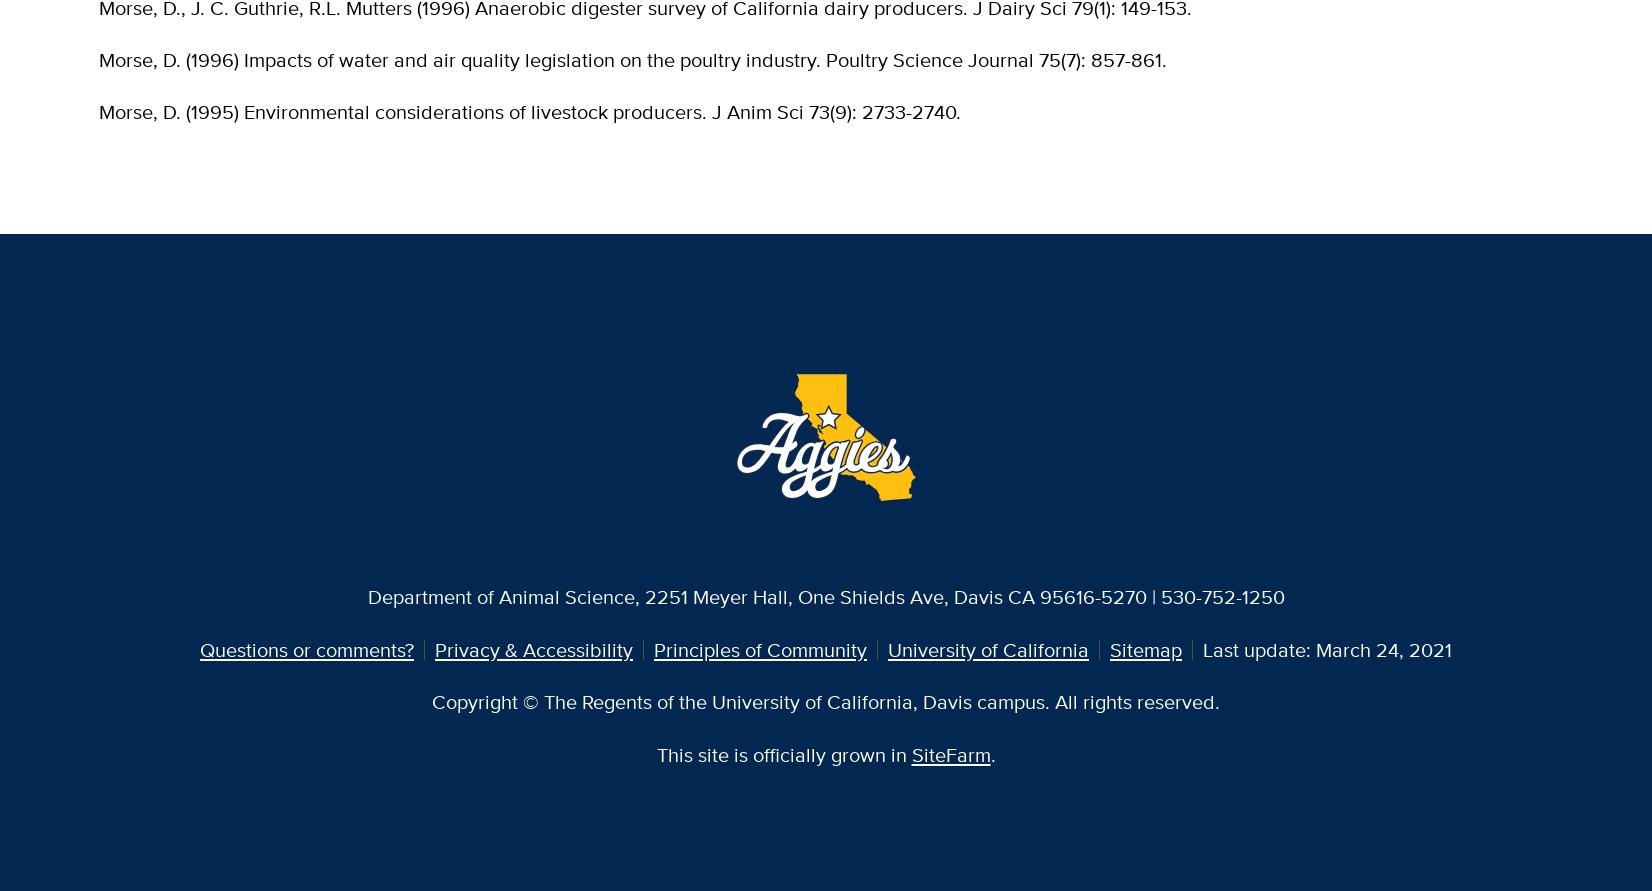  Describe the element at coordinates (367, 596) in the screenshot. I see `'Department of Animal Science, 2251 Meyer Hall, One Shields Ave, Davis CA 95616-5270 | 530-752-1250'` at that location.